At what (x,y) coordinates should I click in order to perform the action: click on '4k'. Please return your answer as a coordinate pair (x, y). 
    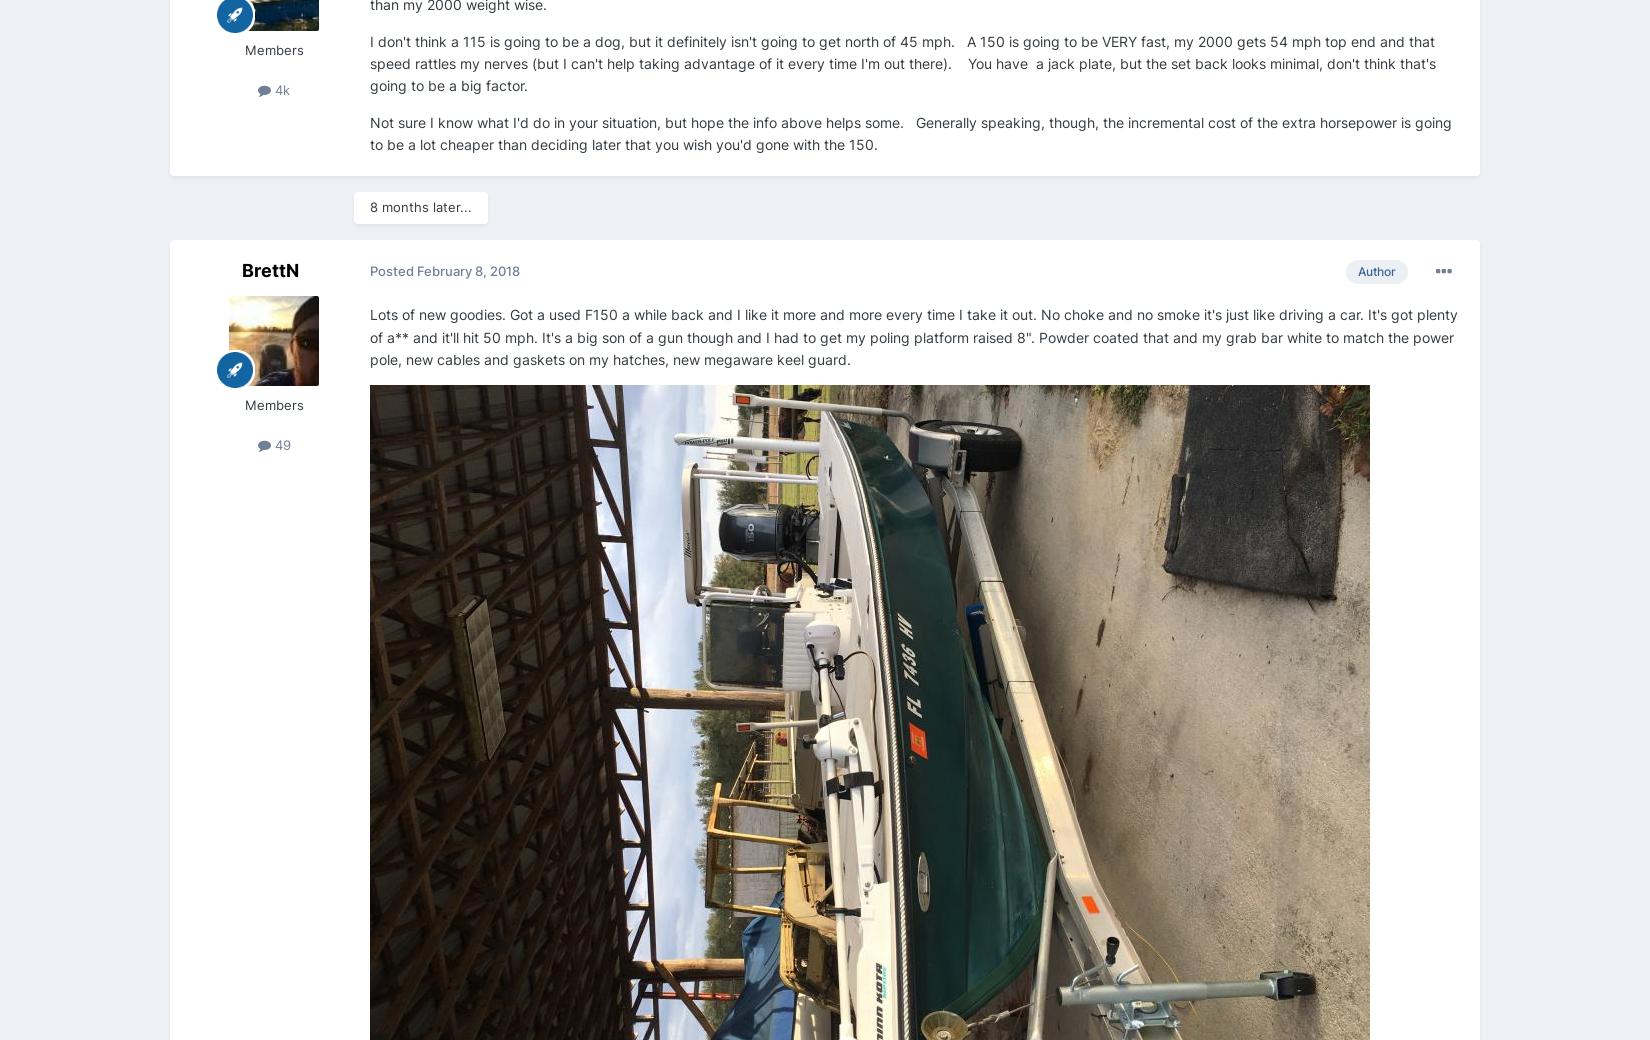
    Looking at the image, I should click on (280, 88).